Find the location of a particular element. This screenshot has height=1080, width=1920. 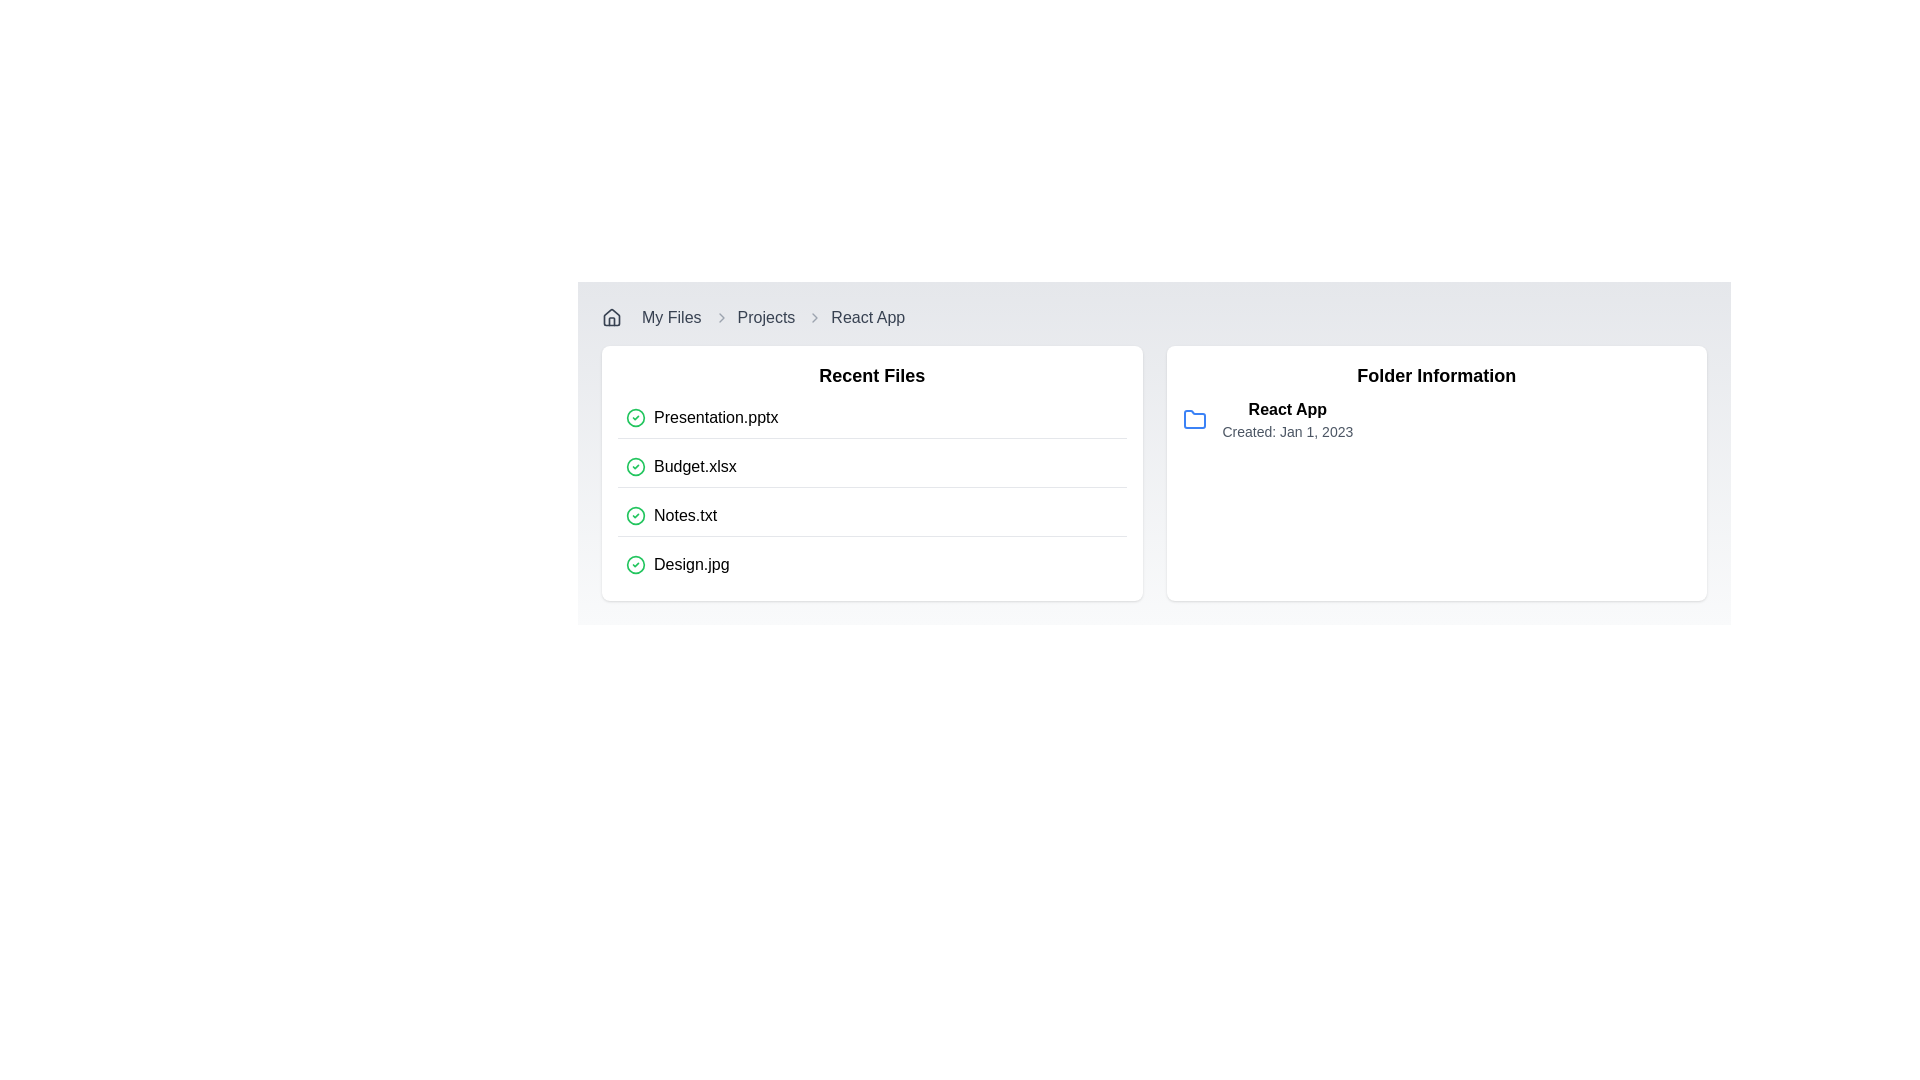

the indicator icon to the left of 'Budget.xlsx' in the second row of the 'Recent Files' list to check its status is located at coordinates (634, 466).